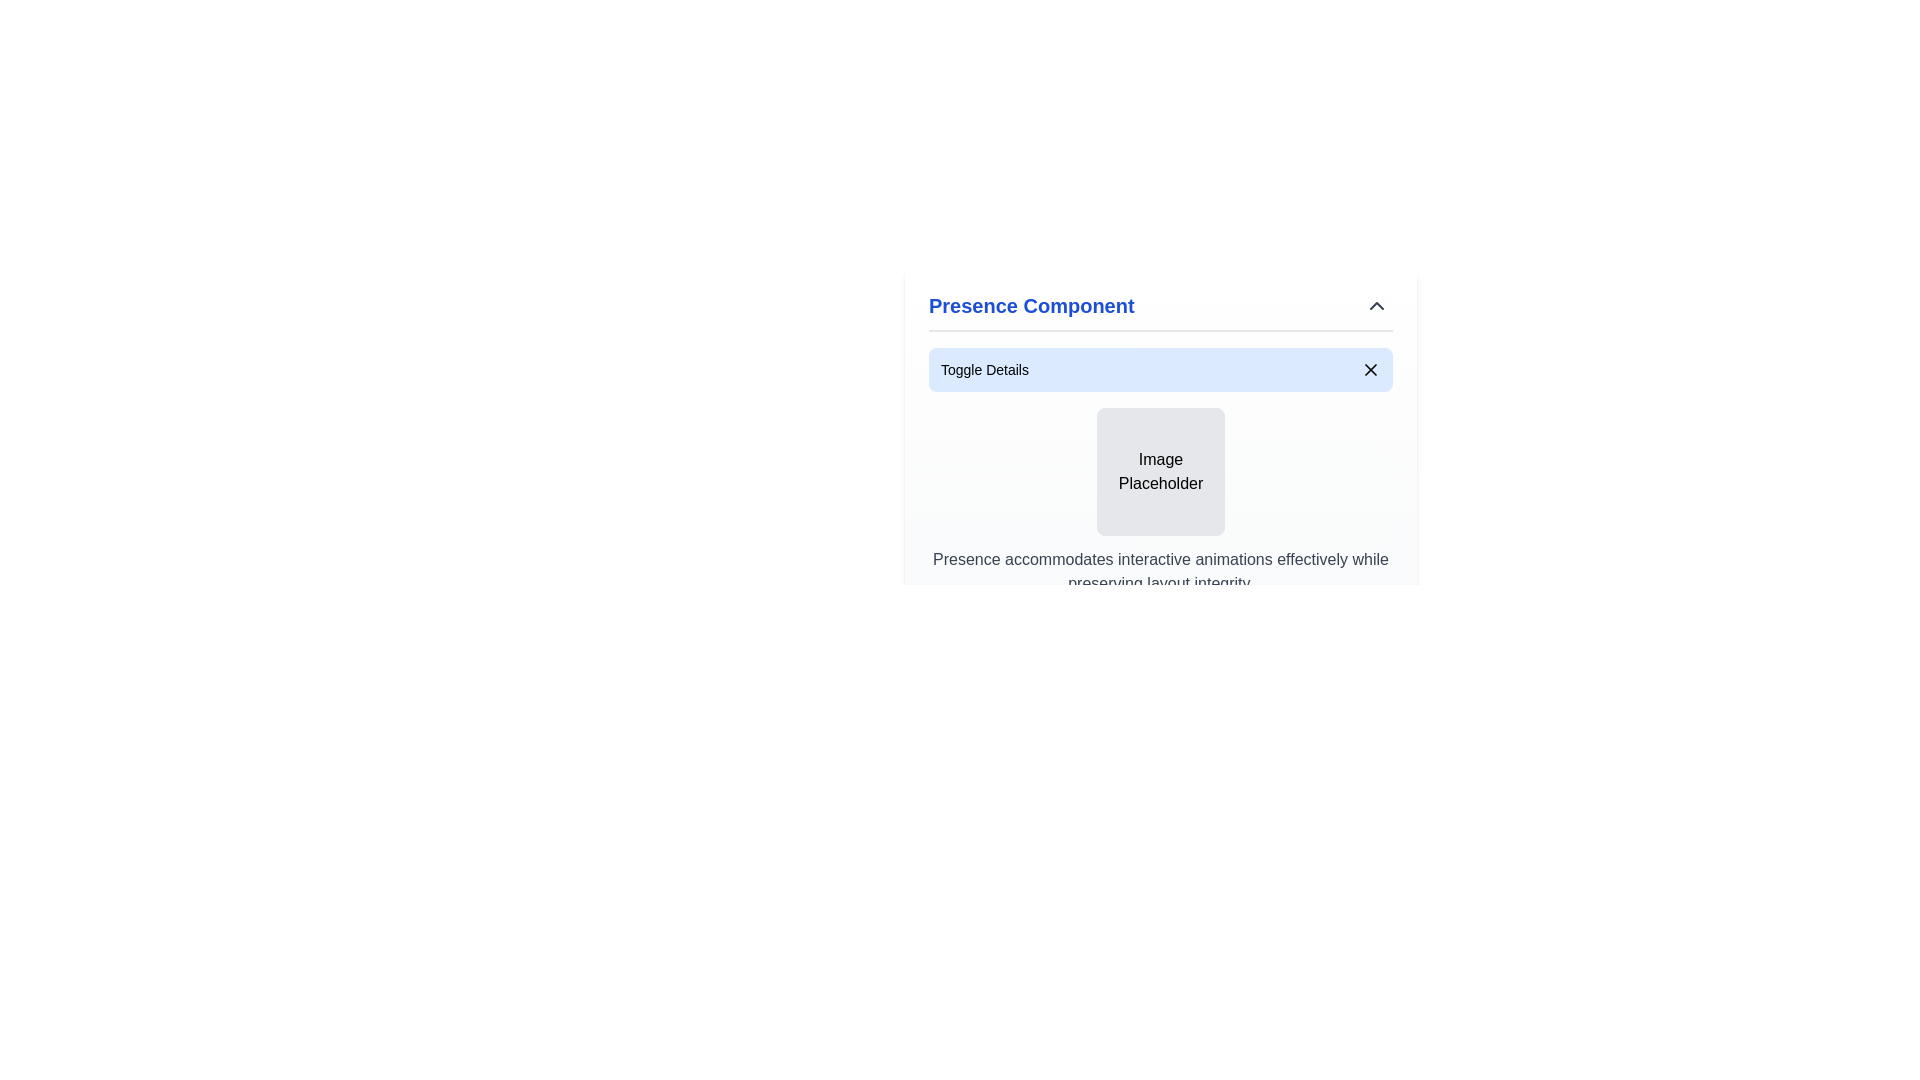 The width and height of the screenshot is (1920, 1080). Describe the element at coordinates (1376, 305) in the screenshot. I see `the upward-pointing chevron icon button located at the top-right corner of the 'Presence Component' section` at that location.